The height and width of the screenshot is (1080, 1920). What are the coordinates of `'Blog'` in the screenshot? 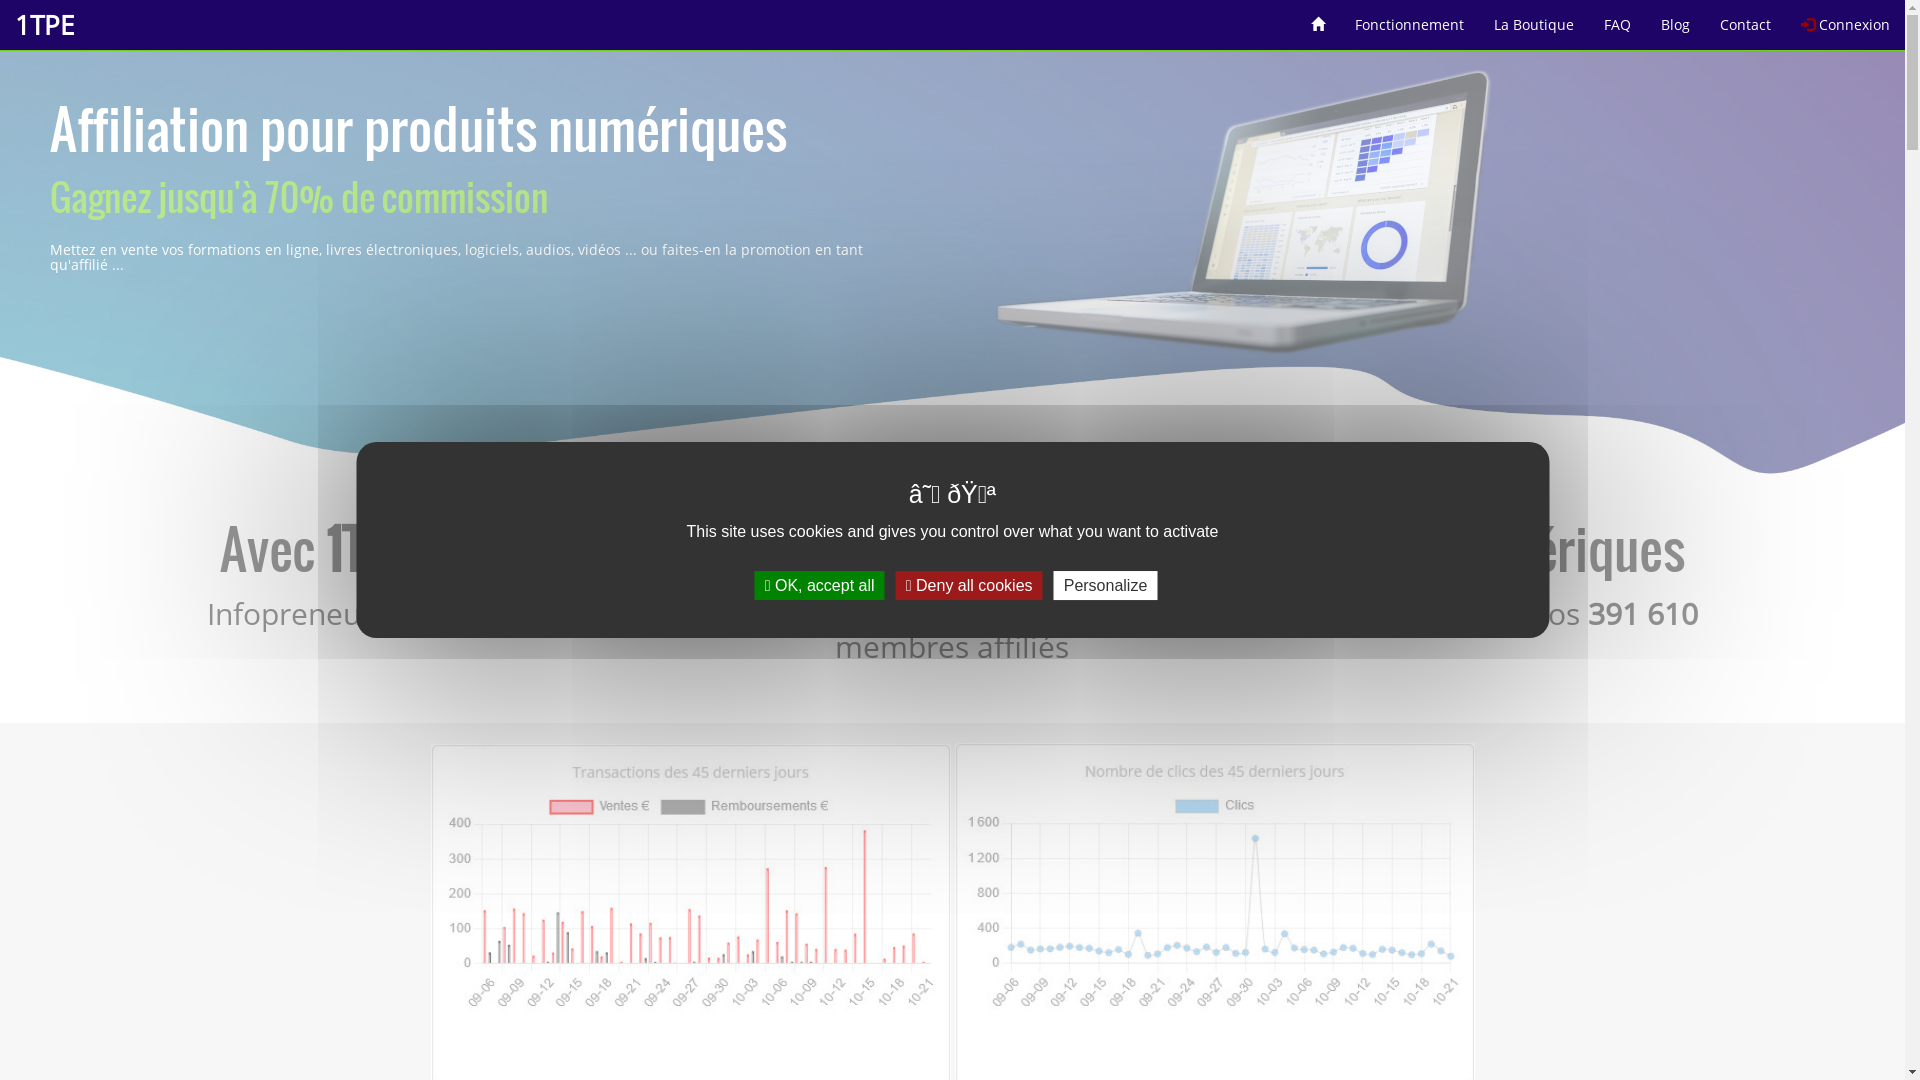 It's located at (1675, 17).